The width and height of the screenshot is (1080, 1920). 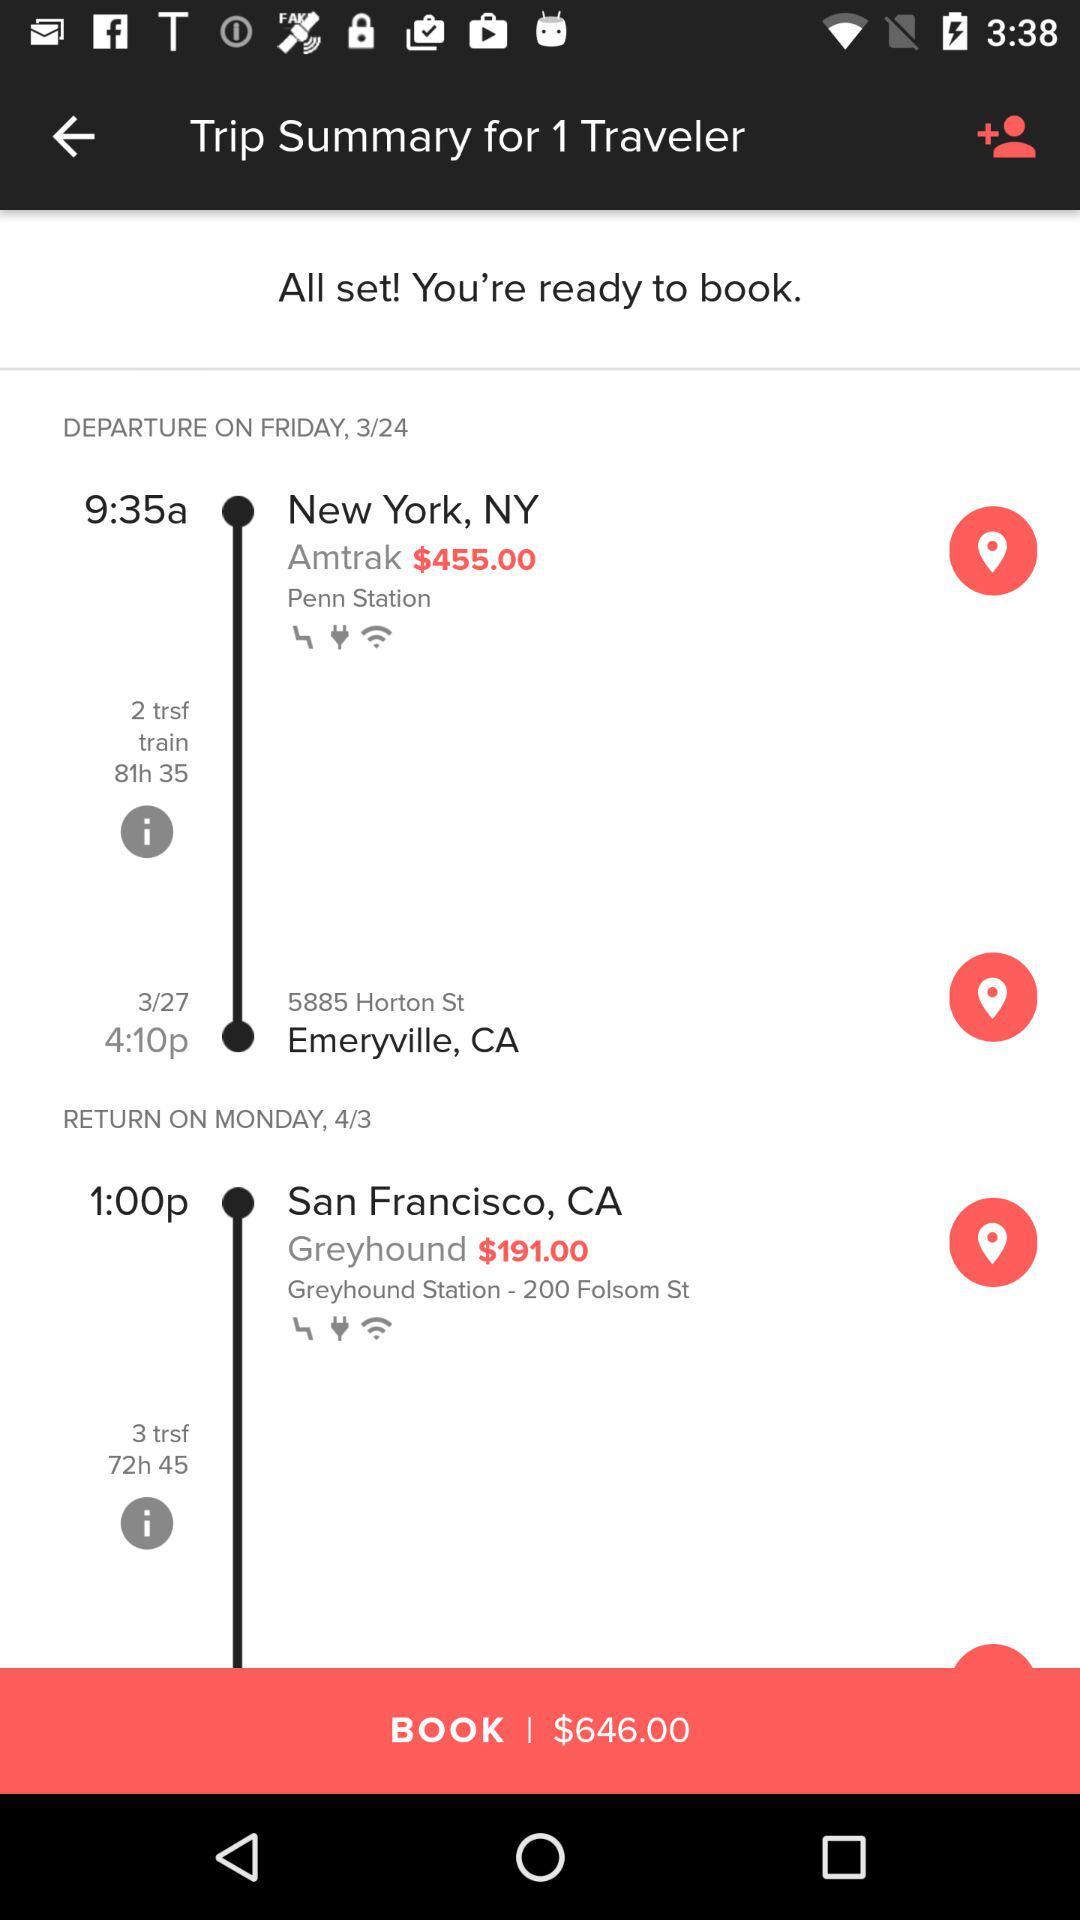 I want to click on trip information, so click(x=145, y=831).